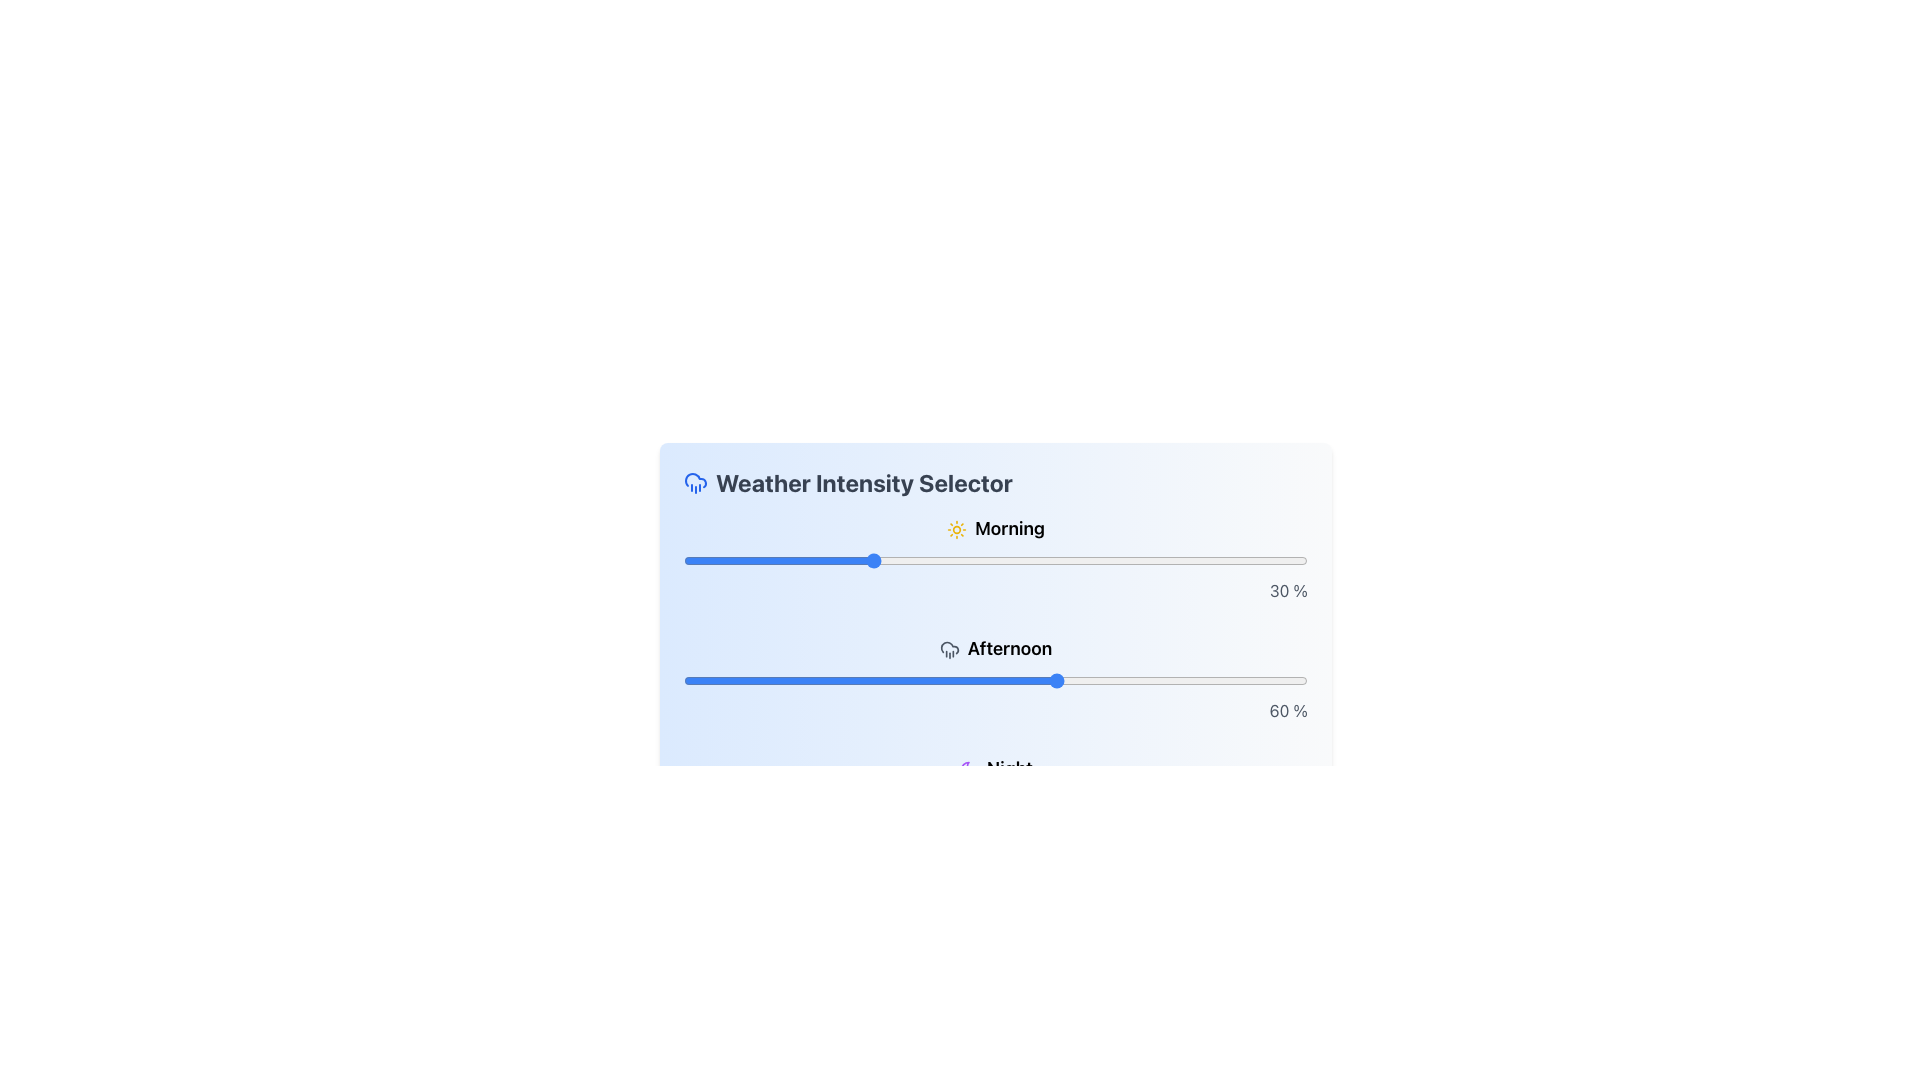 The image size is (1920, 1080). Describe the element at coordinates (696, 482) in the screenshot. I see `the rainfall icon in the 'Weather Intensity Selector' interface, located to the left of the text label` at that location.